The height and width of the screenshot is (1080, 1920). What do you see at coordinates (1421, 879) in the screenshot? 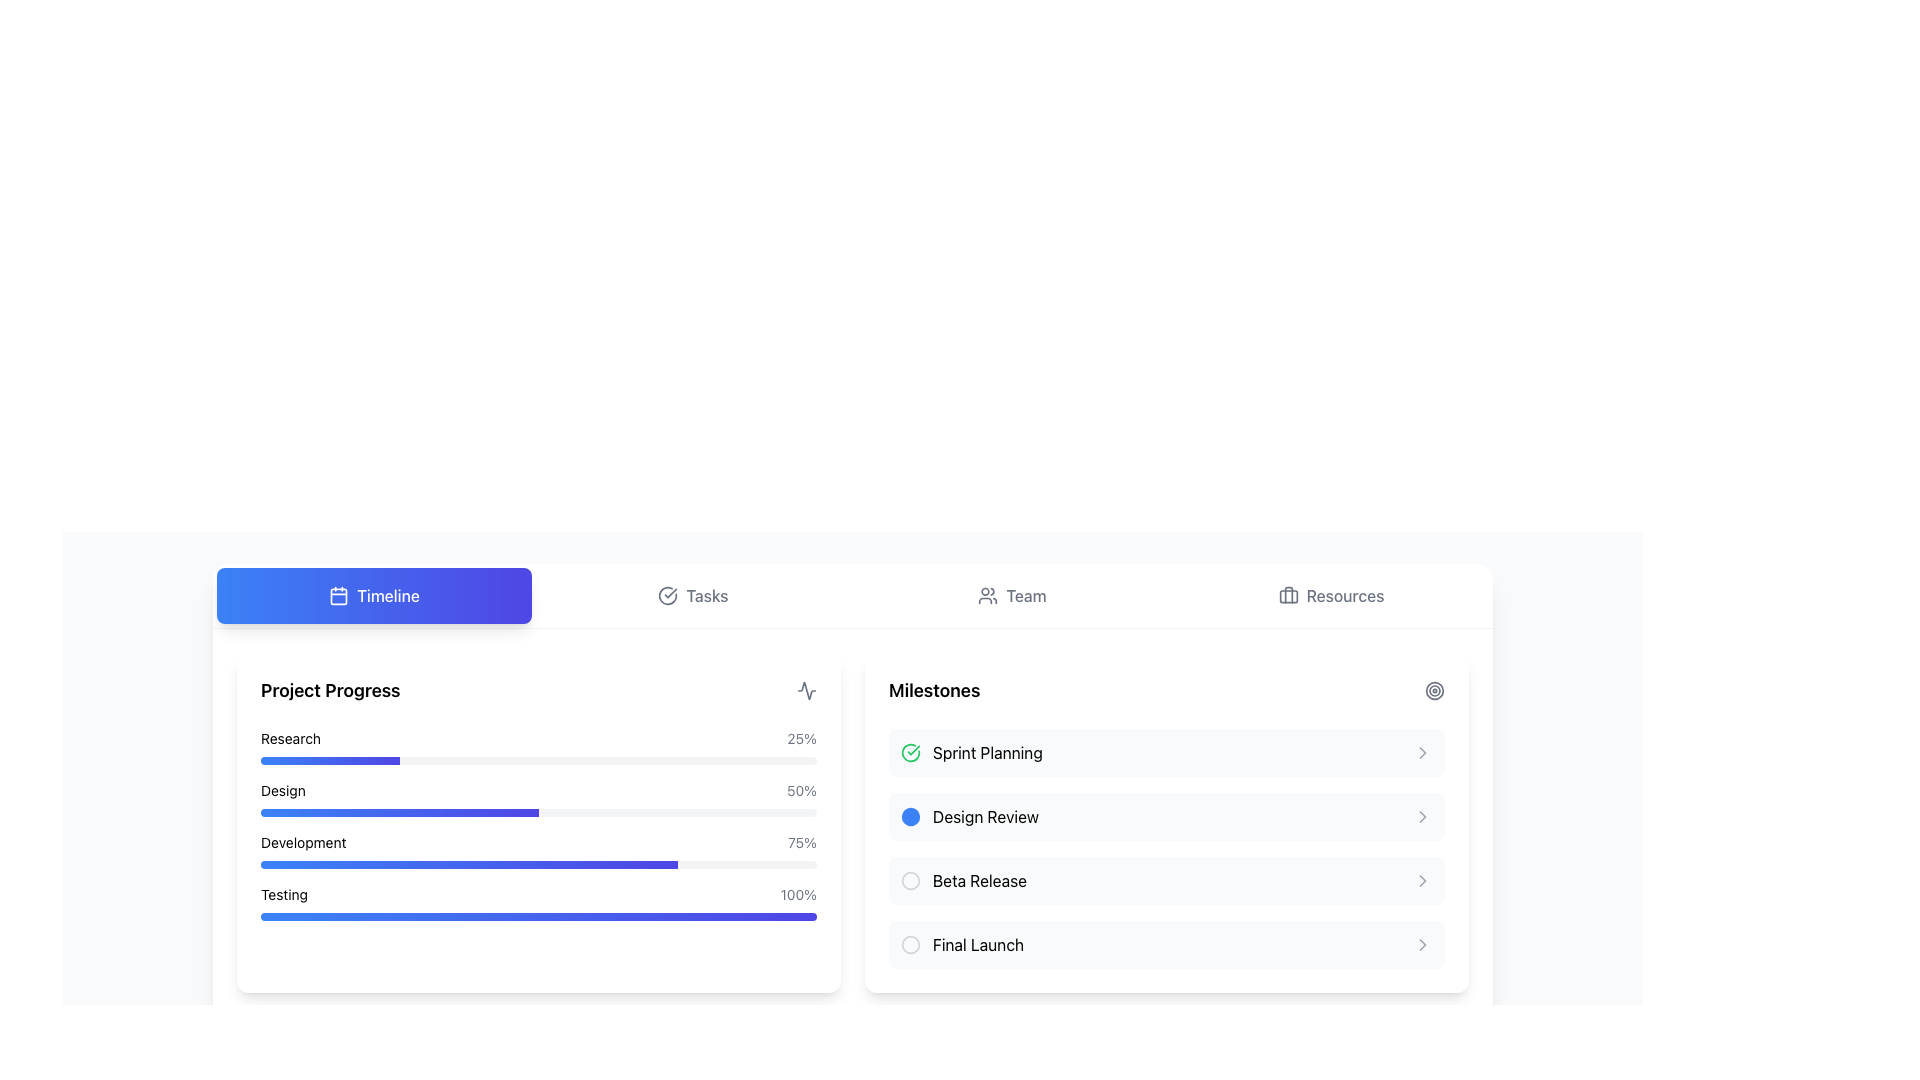
I see `the navigational icon (Chevron Right Style) located in the 'Milestones' section, next to the 'Beta Release' entry` at bounding box center [1421, 879].